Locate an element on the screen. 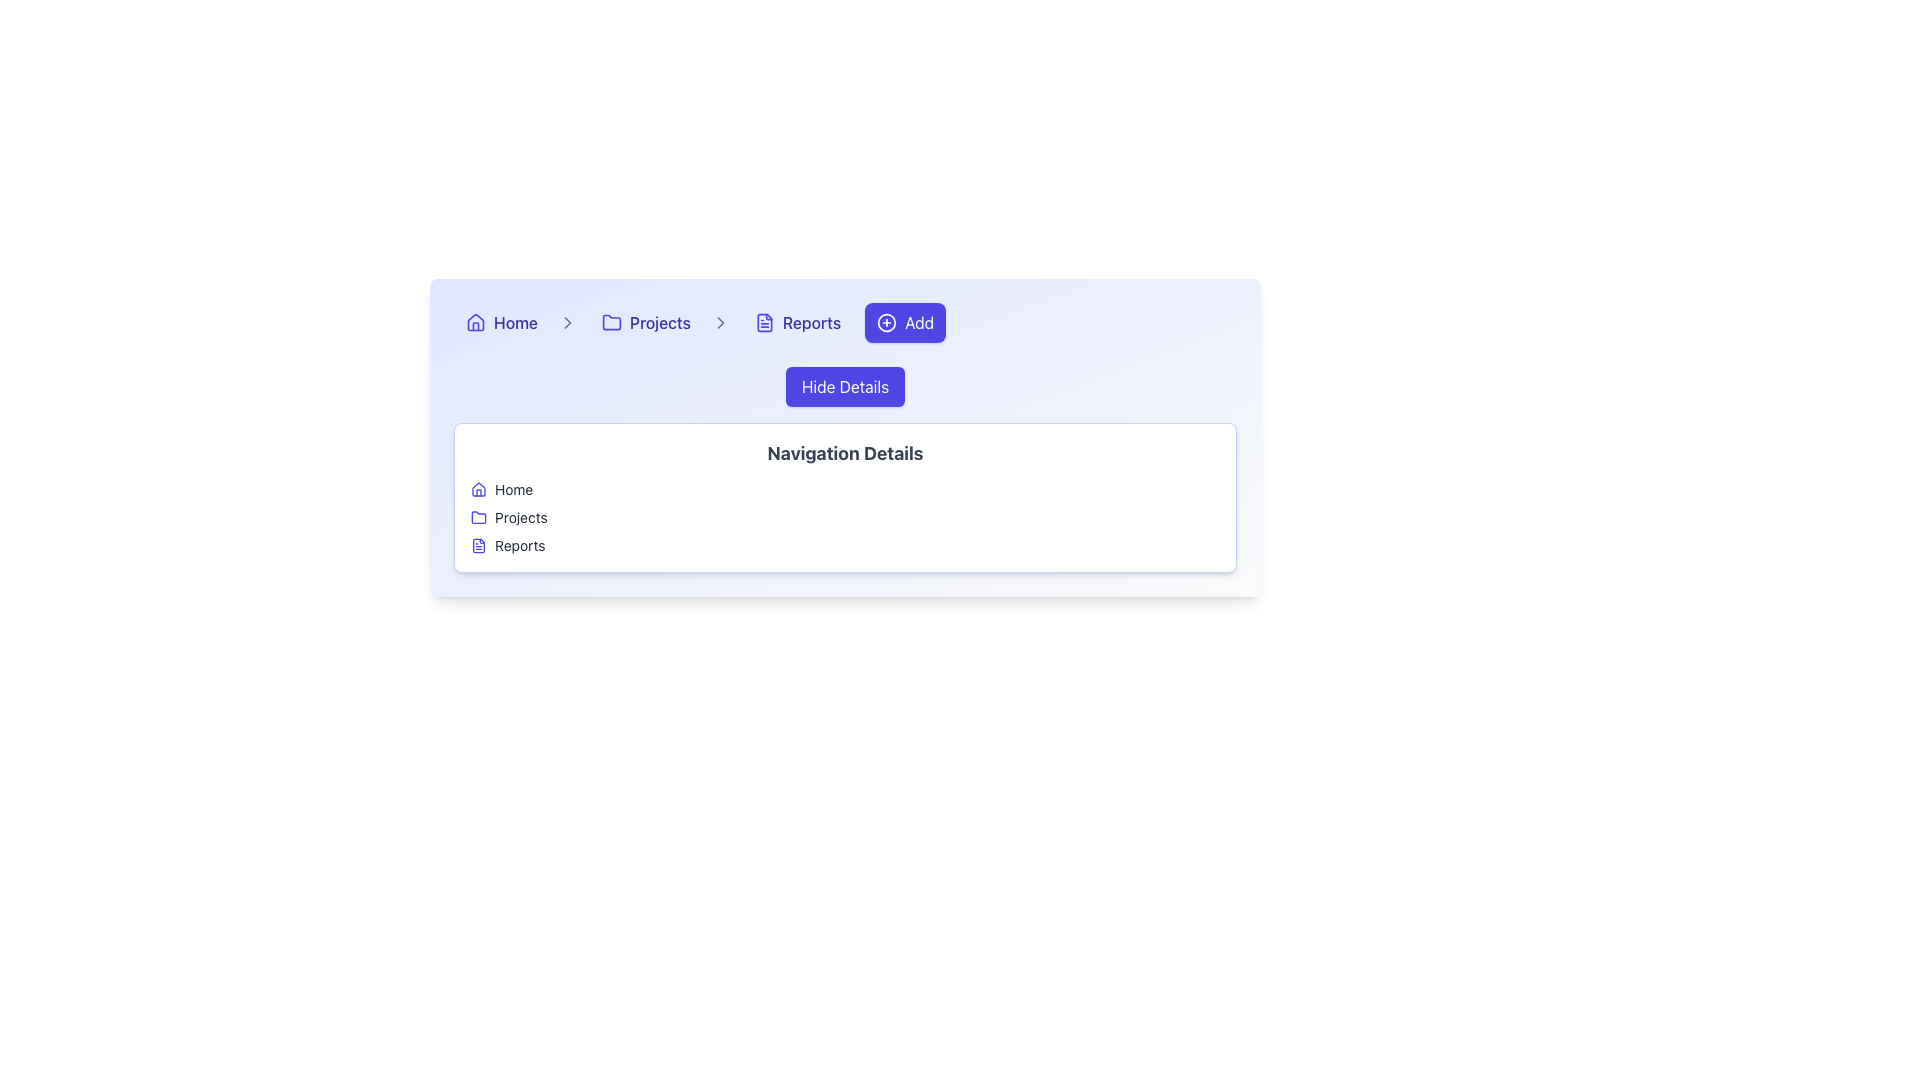  the circular indigo icon with an outlined plus sign in the center, located within the 'Add' button in the upper-right corner of the navigation bar is located at coordinates (886, 322).